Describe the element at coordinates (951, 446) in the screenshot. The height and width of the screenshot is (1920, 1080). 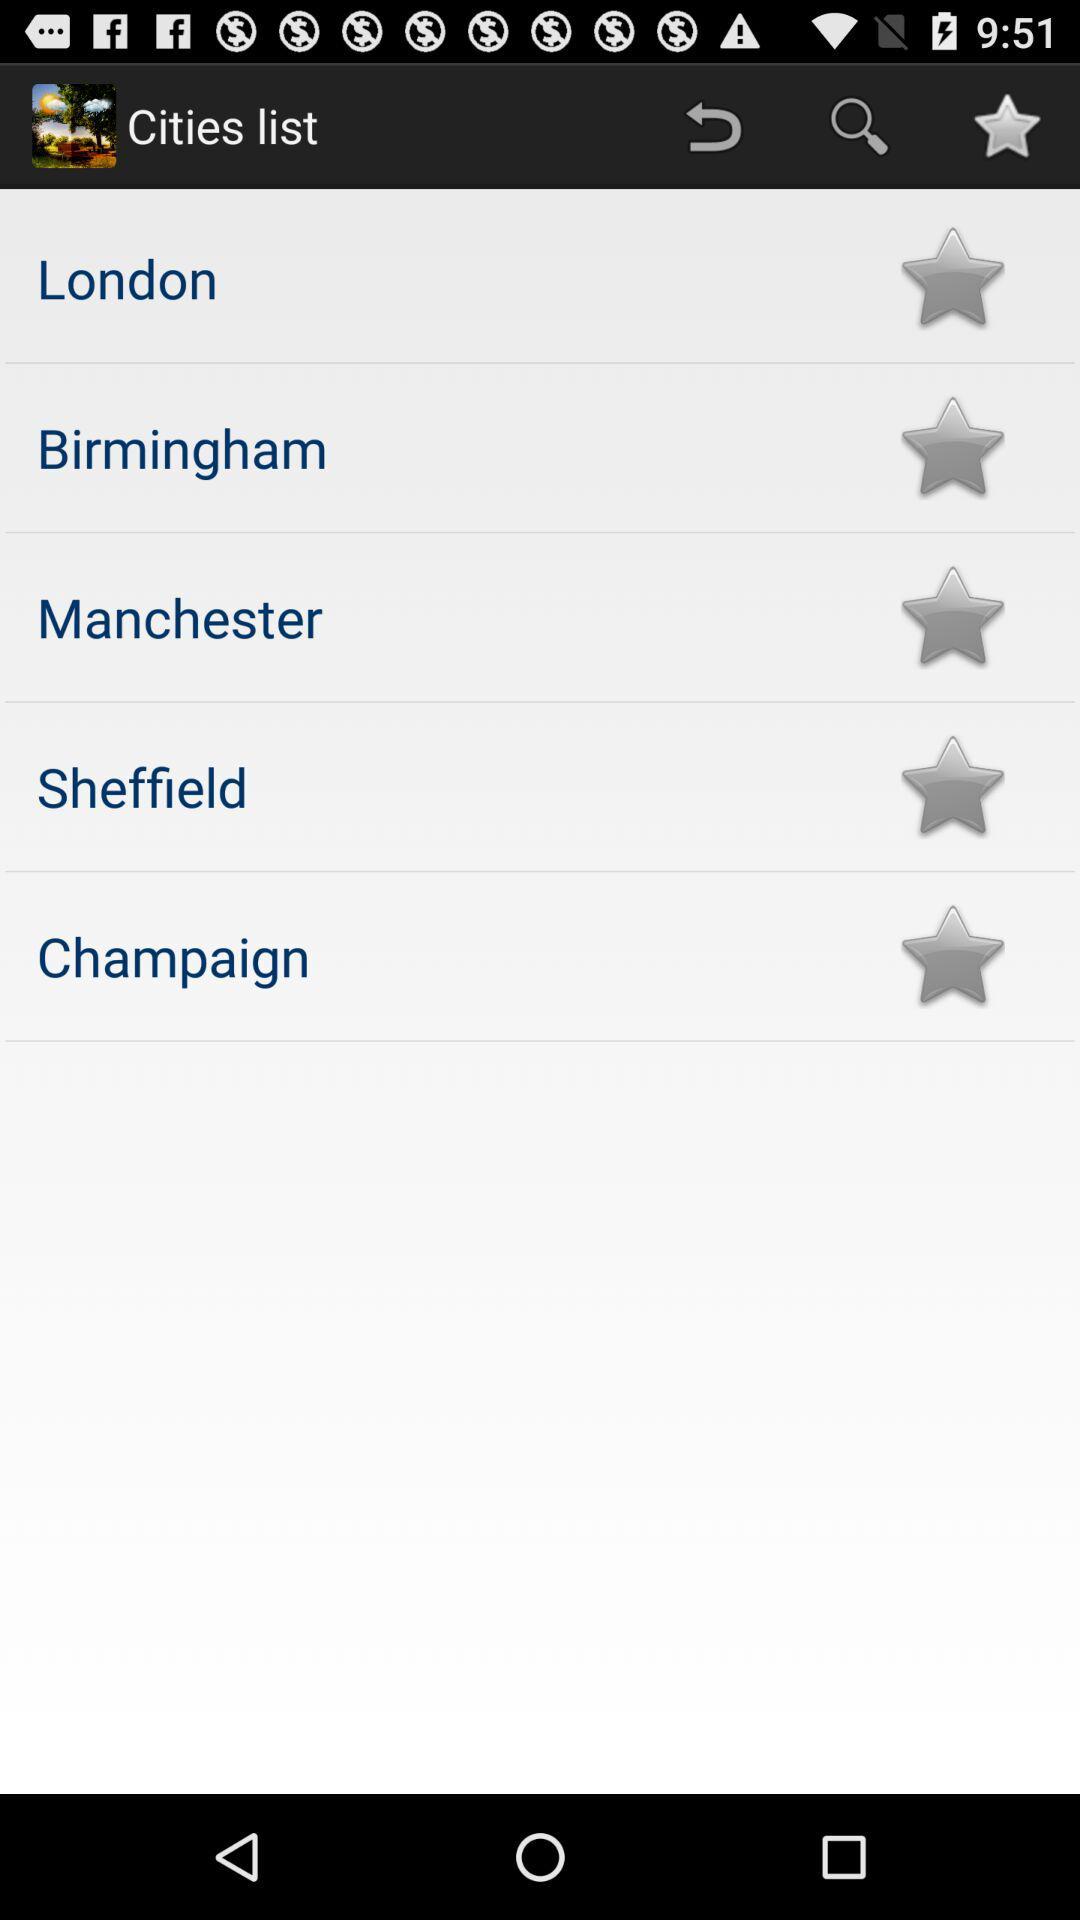
I see `rate the best` at that location.